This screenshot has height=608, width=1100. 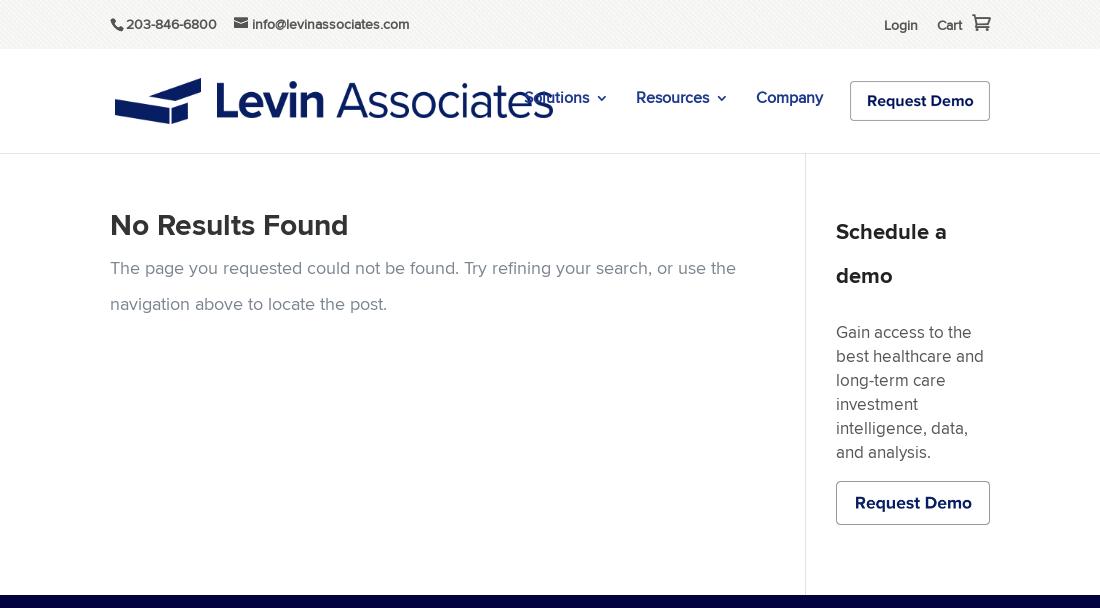 What do you see at coordinates (573, 163) in the screenshot?
I see `'LevinPro'` at bounding box center [573, 163].